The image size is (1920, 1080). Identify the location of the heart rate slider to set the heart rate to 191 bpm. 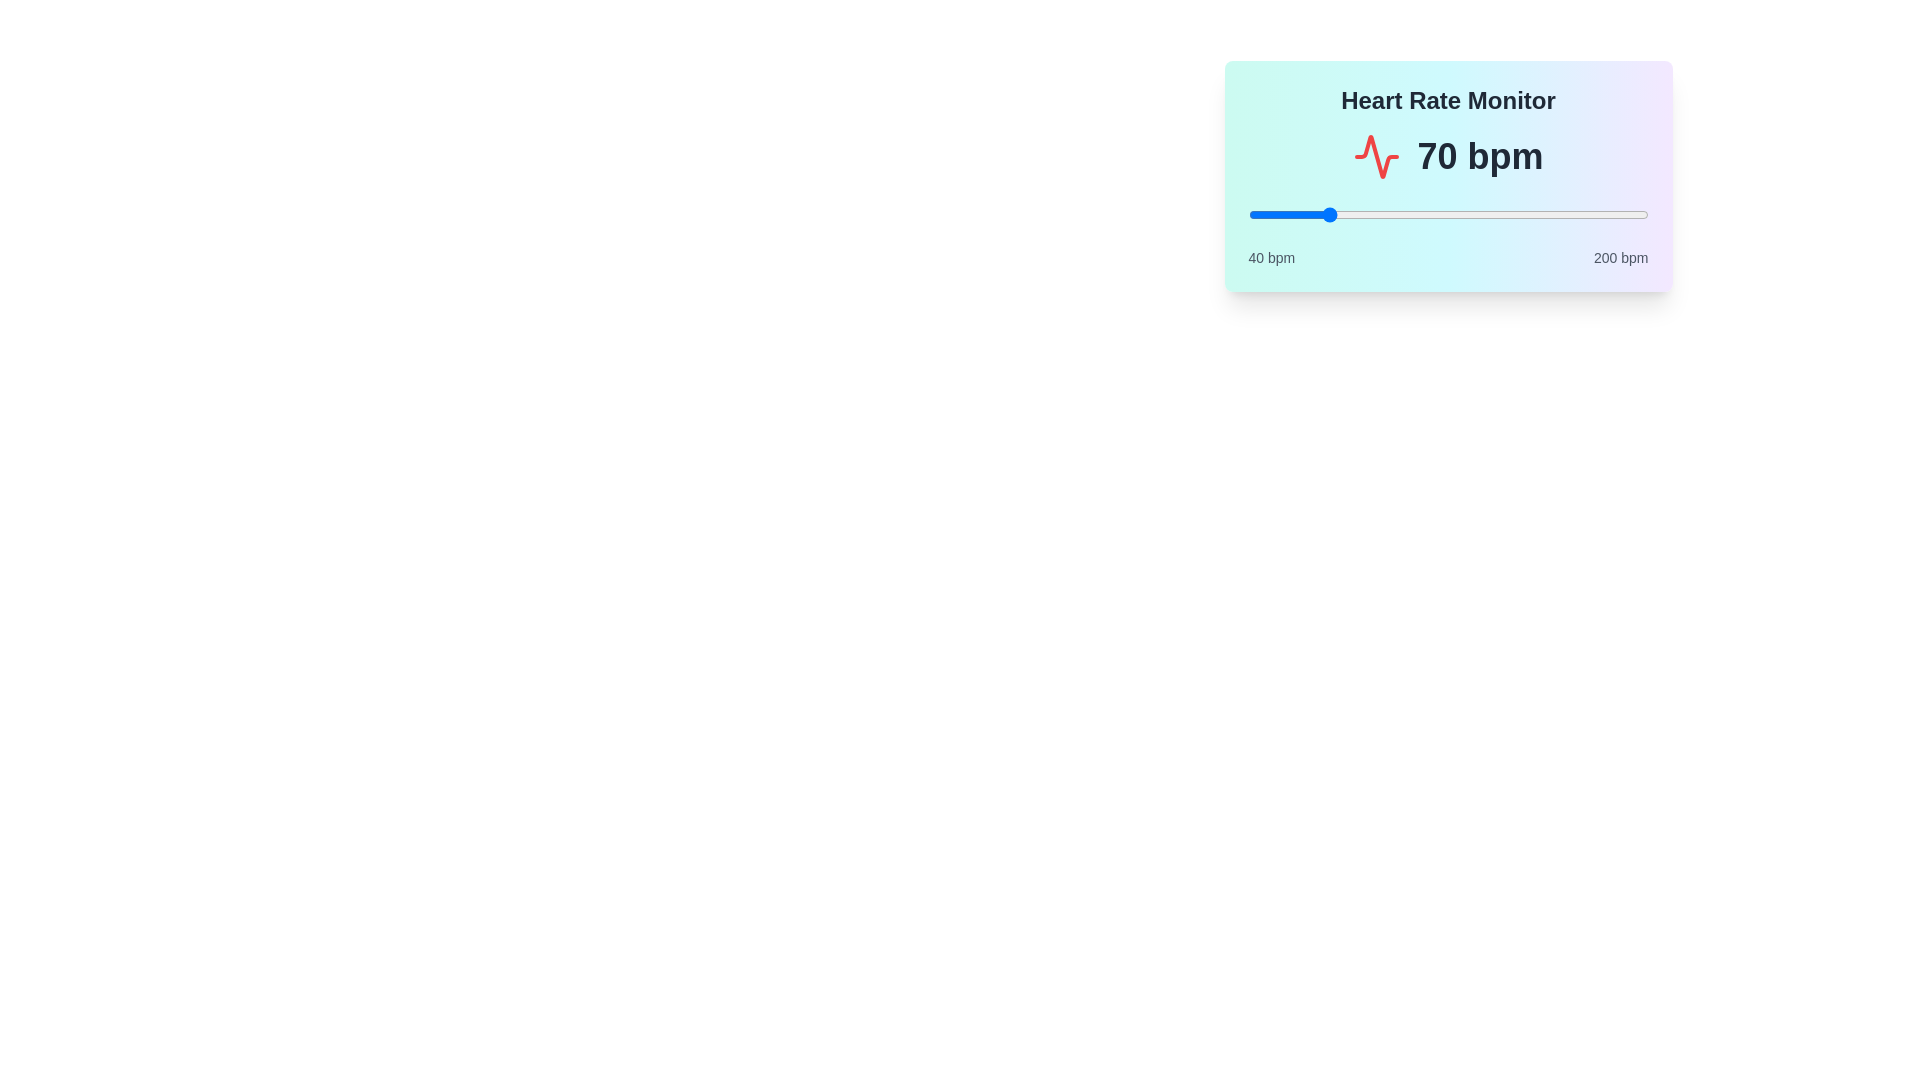
(1626, 215).